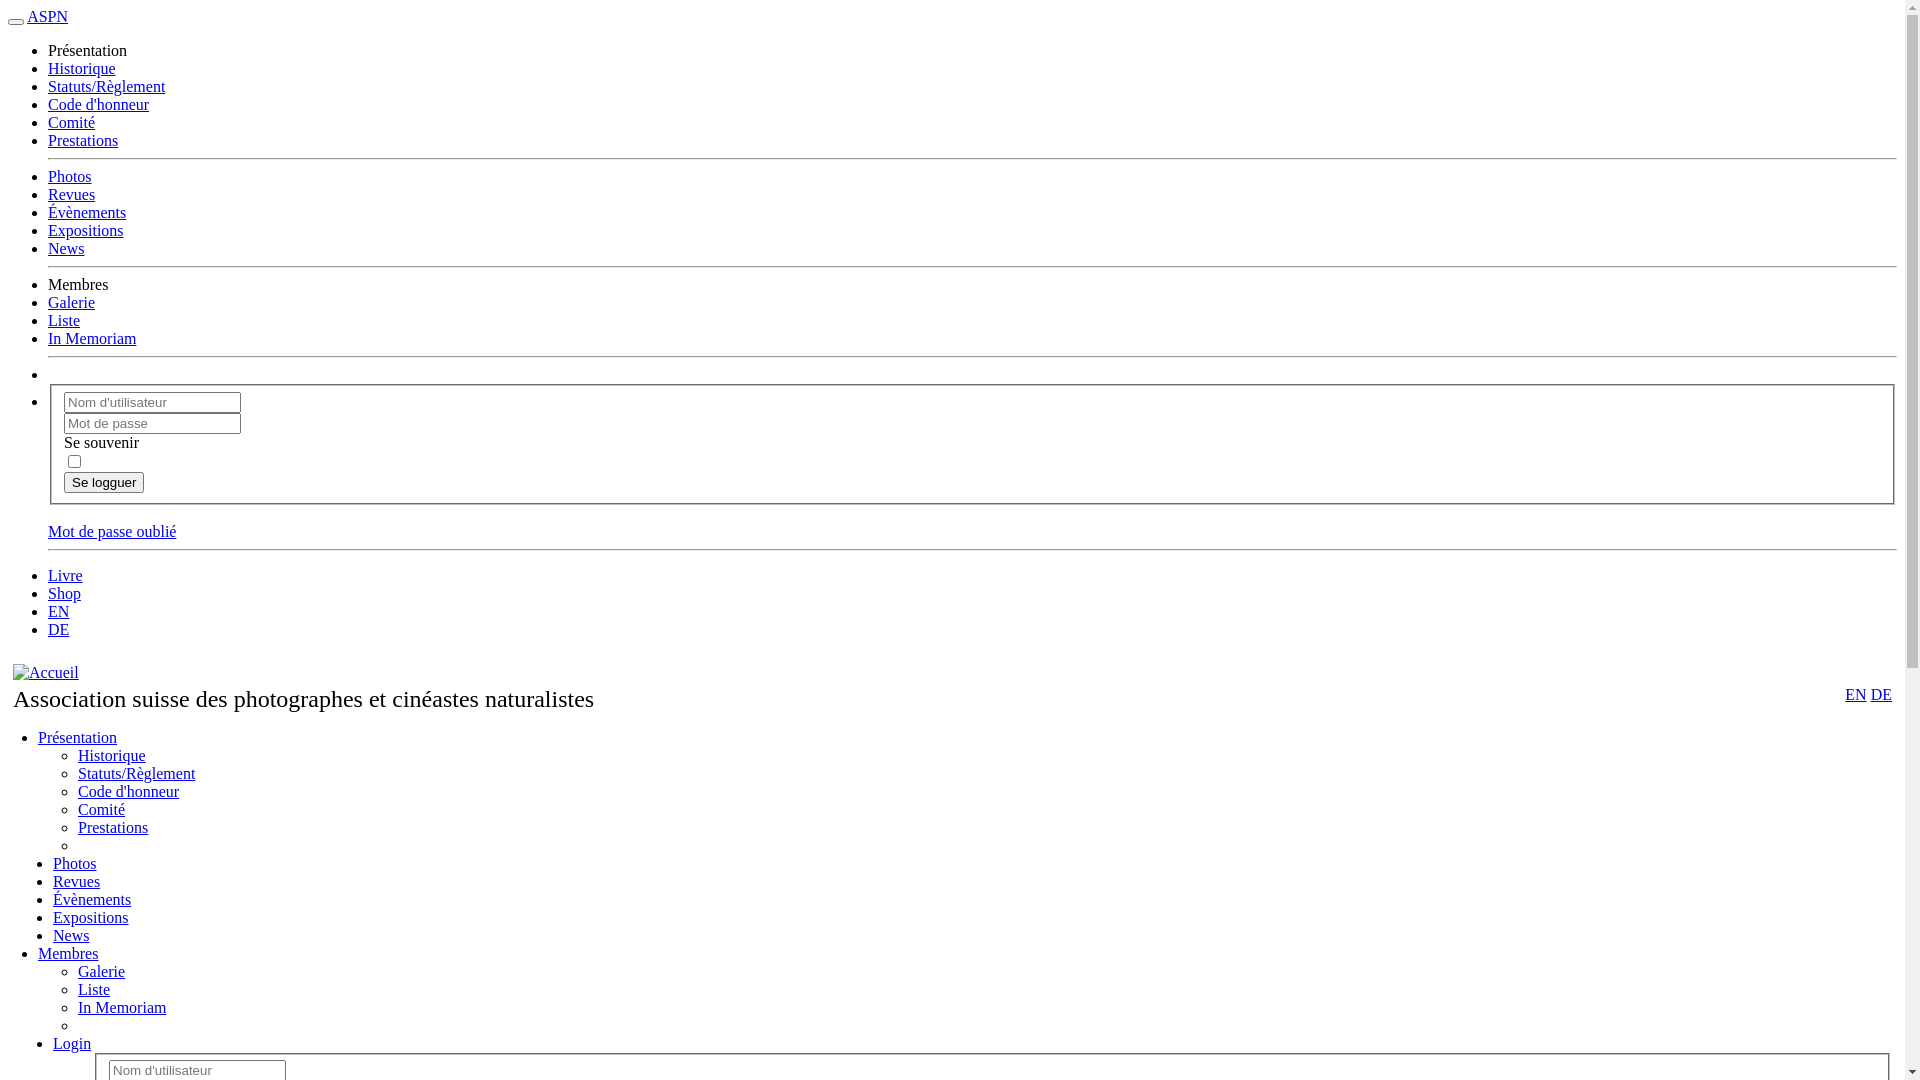 The width and height of the screenshot is (1920, 1080). What do you see at coordinates (46, 672) in the screenshot?
I see `'Accueil'` at bounding box center [46, 672].